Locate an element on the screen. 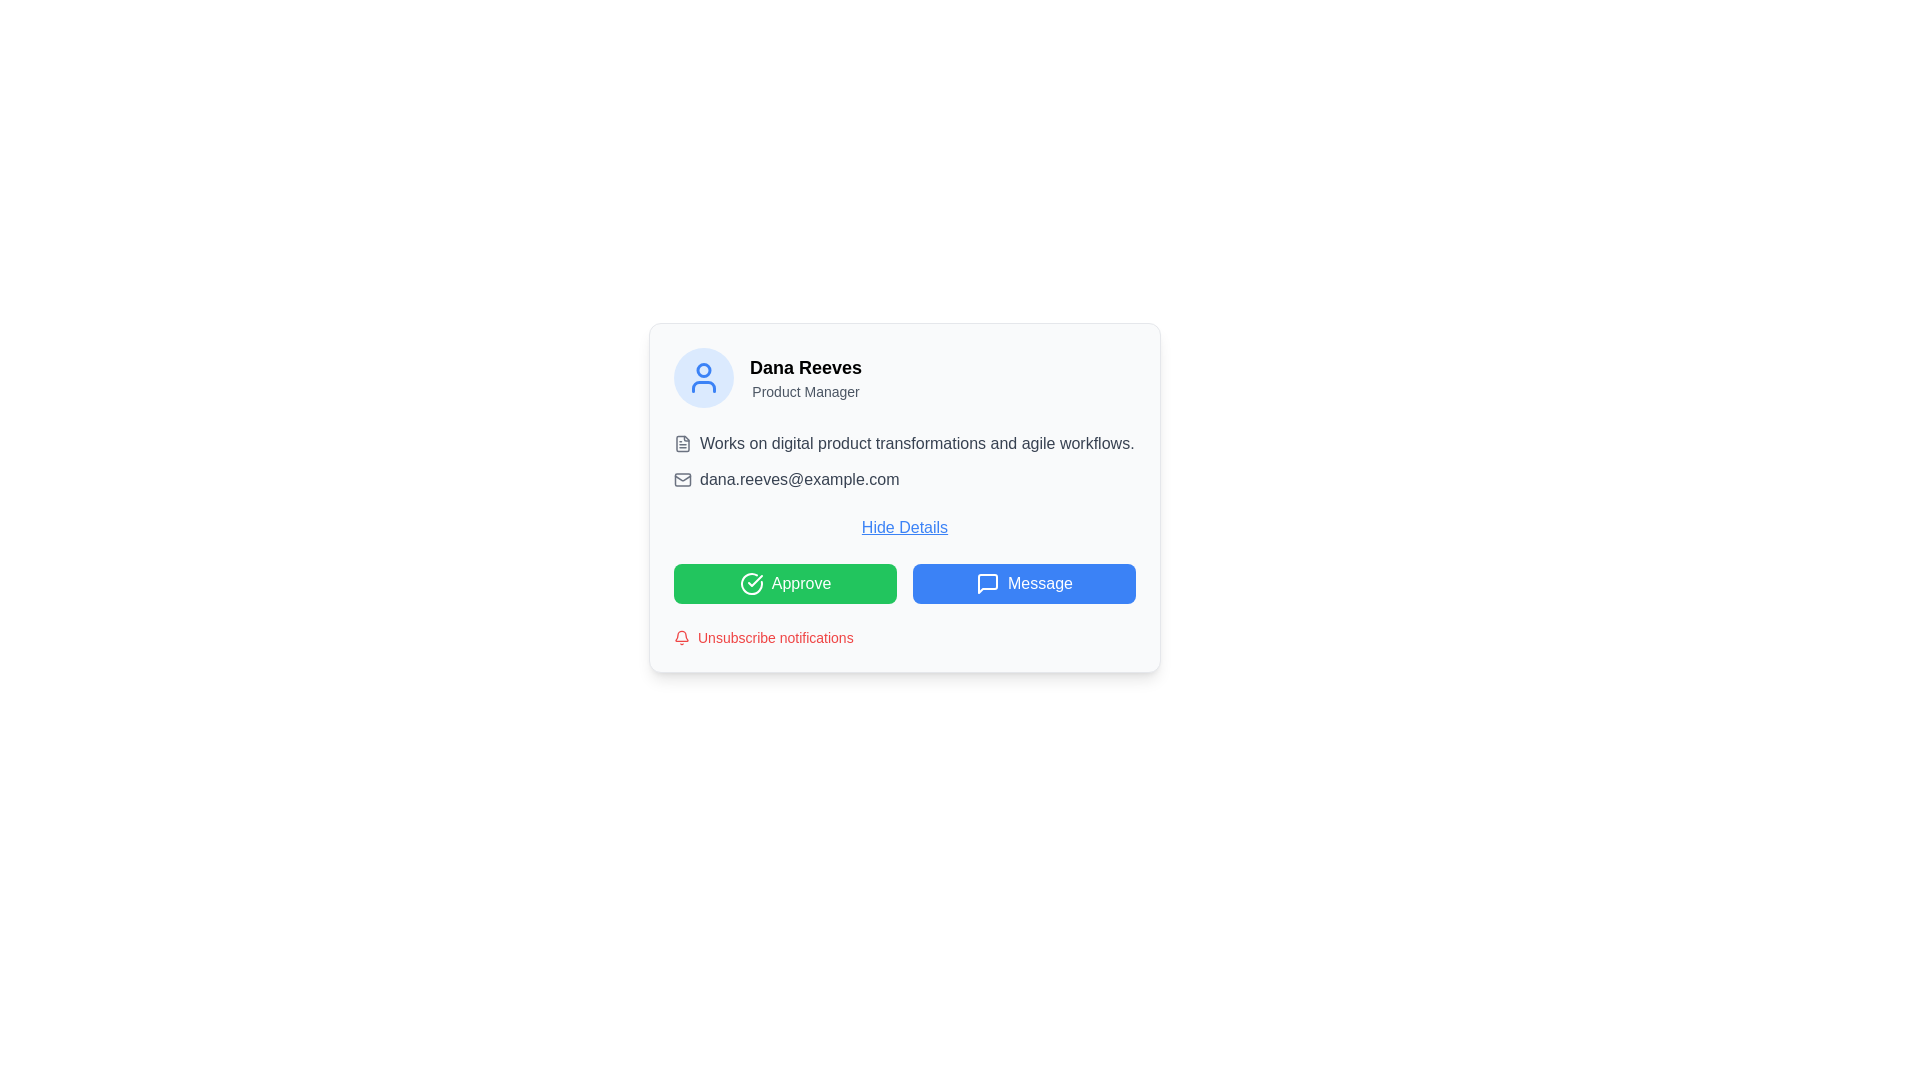 The width and height of the screenshot is (1920, 1080). the decorative Message icon located immediately to the left of the Message button at the bottom right of the card component is located at coordinates (988, 583).